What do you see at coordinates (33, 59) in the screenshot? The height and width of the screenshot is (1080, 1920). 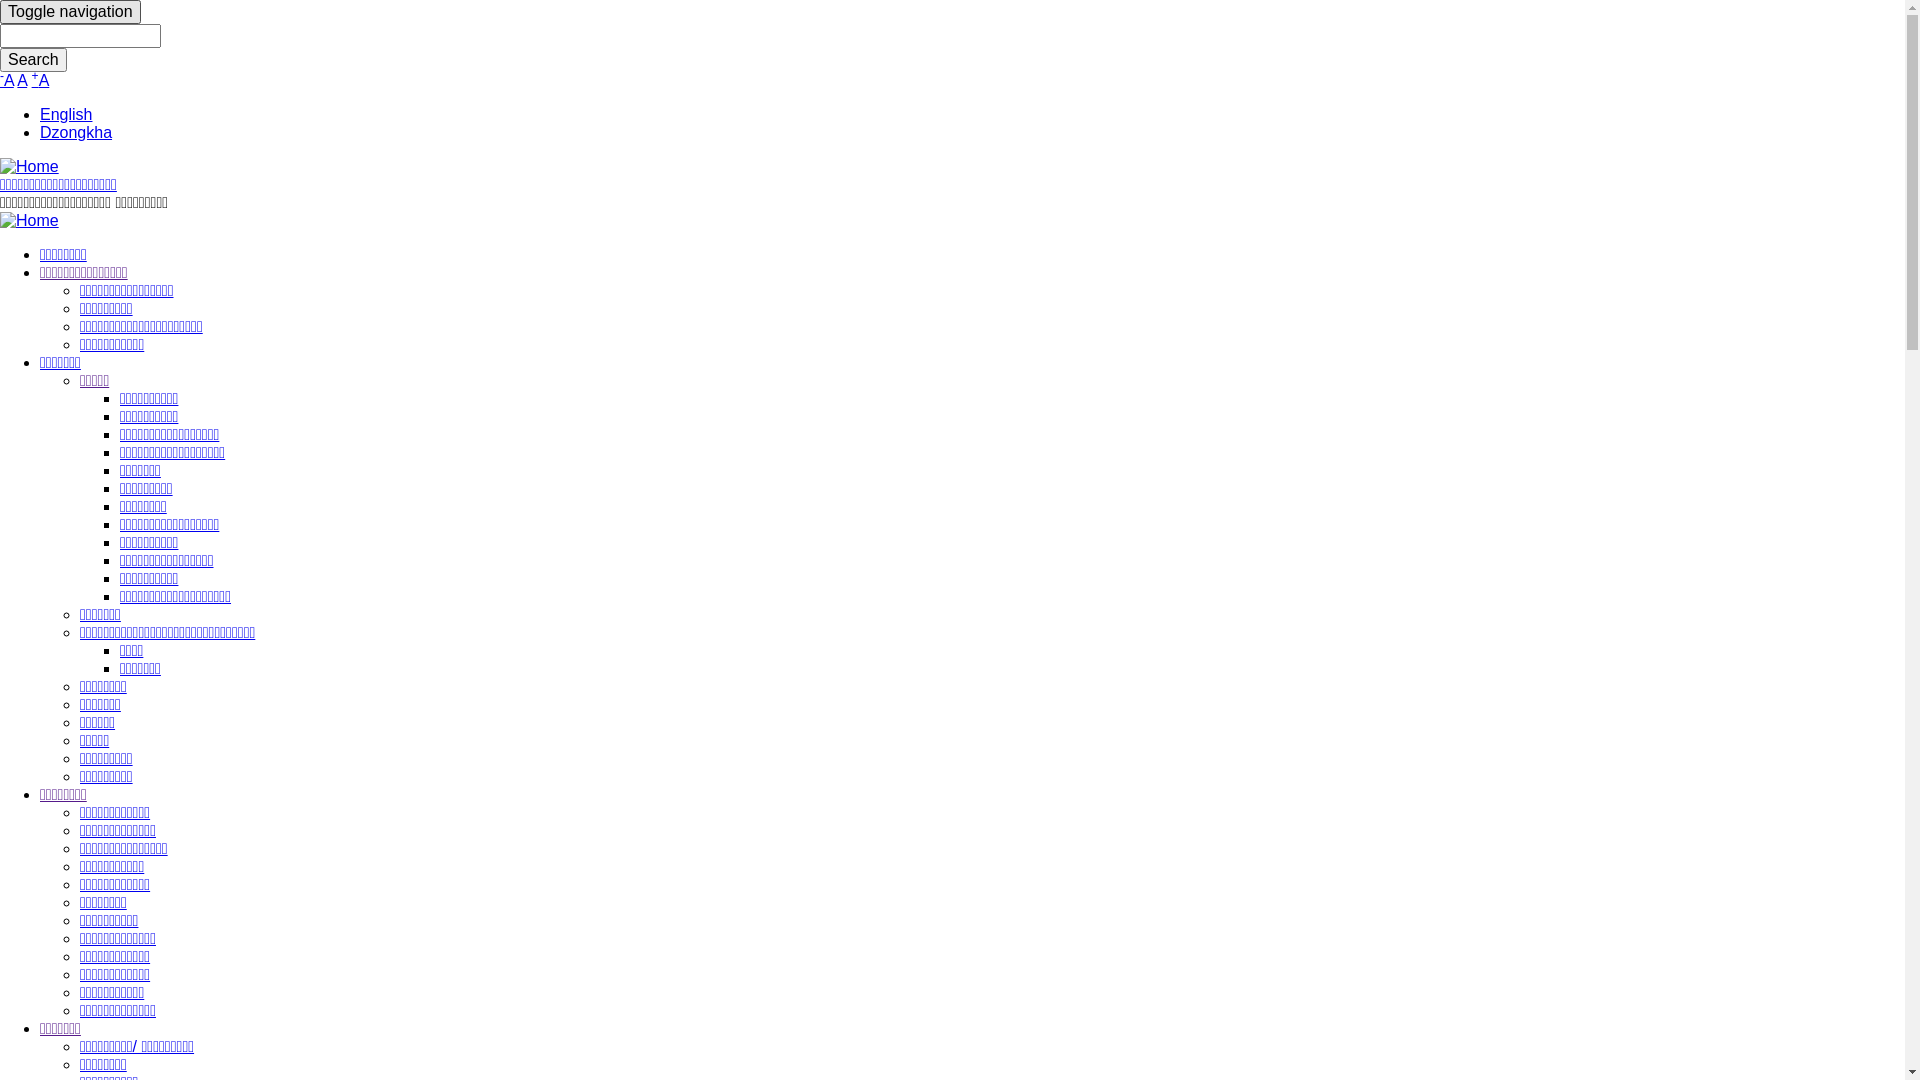 I see `'Search'` at bounding box center [33, 59].